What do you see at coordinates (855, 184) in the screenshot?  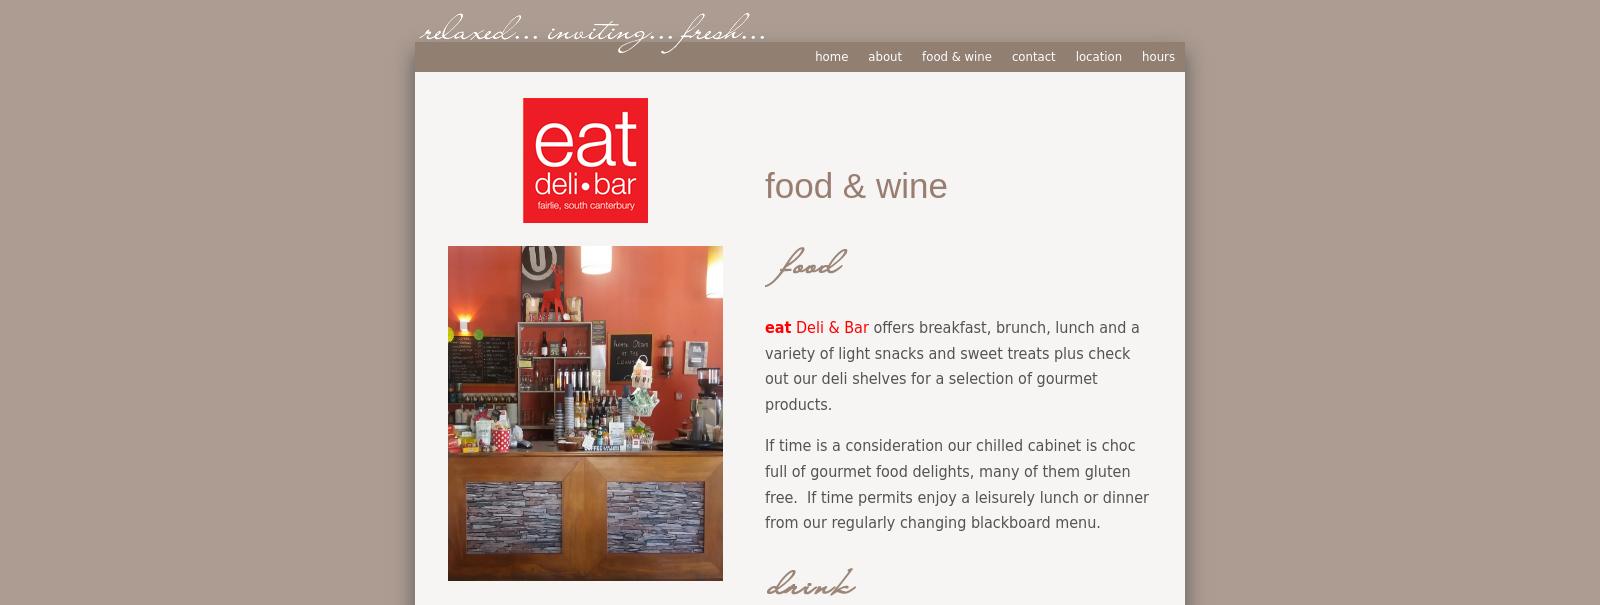 I see `'food & wine'` at bounding box center [855, 184].